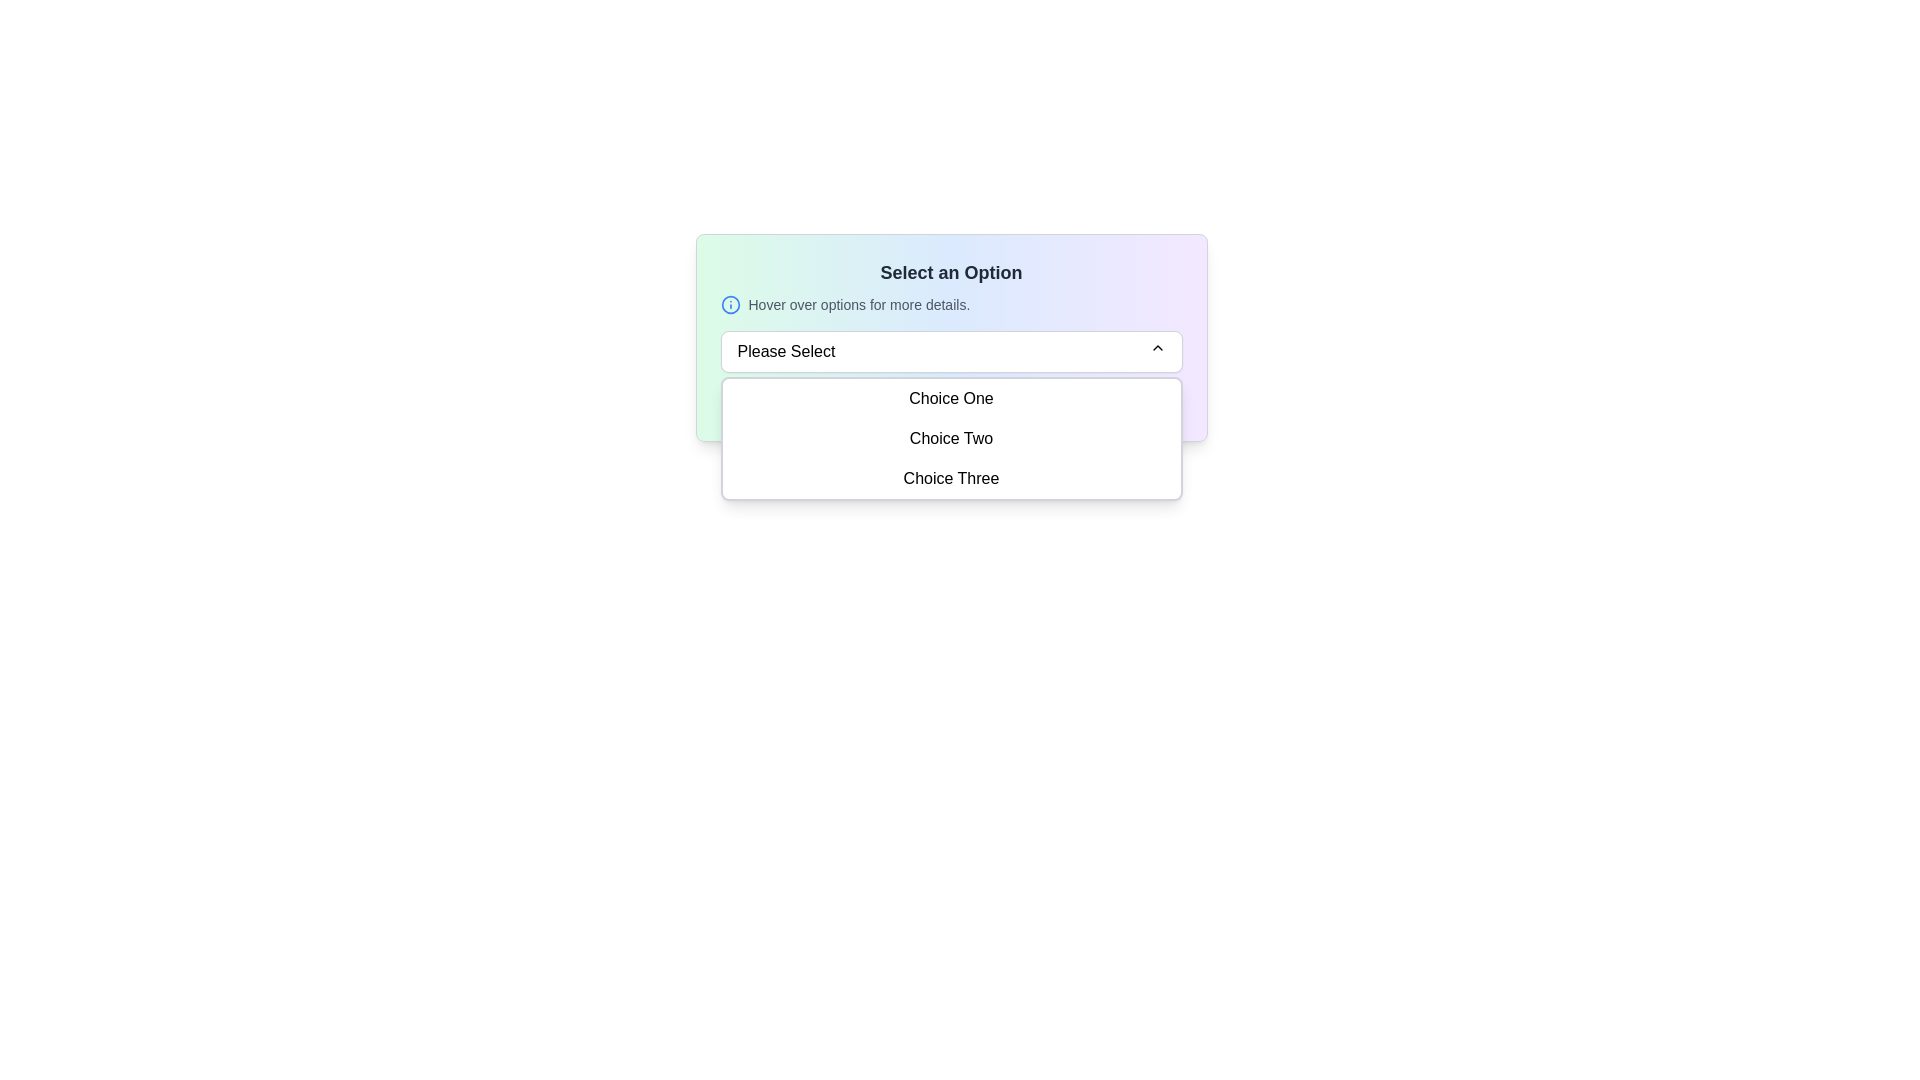 Image resolution: width=1920 pixels, height=1080 pixels. Describe the element at coordinates (950, 438) in the screenshot. I see `the dropdown menu item labeled 'Choice Two'` at that location.